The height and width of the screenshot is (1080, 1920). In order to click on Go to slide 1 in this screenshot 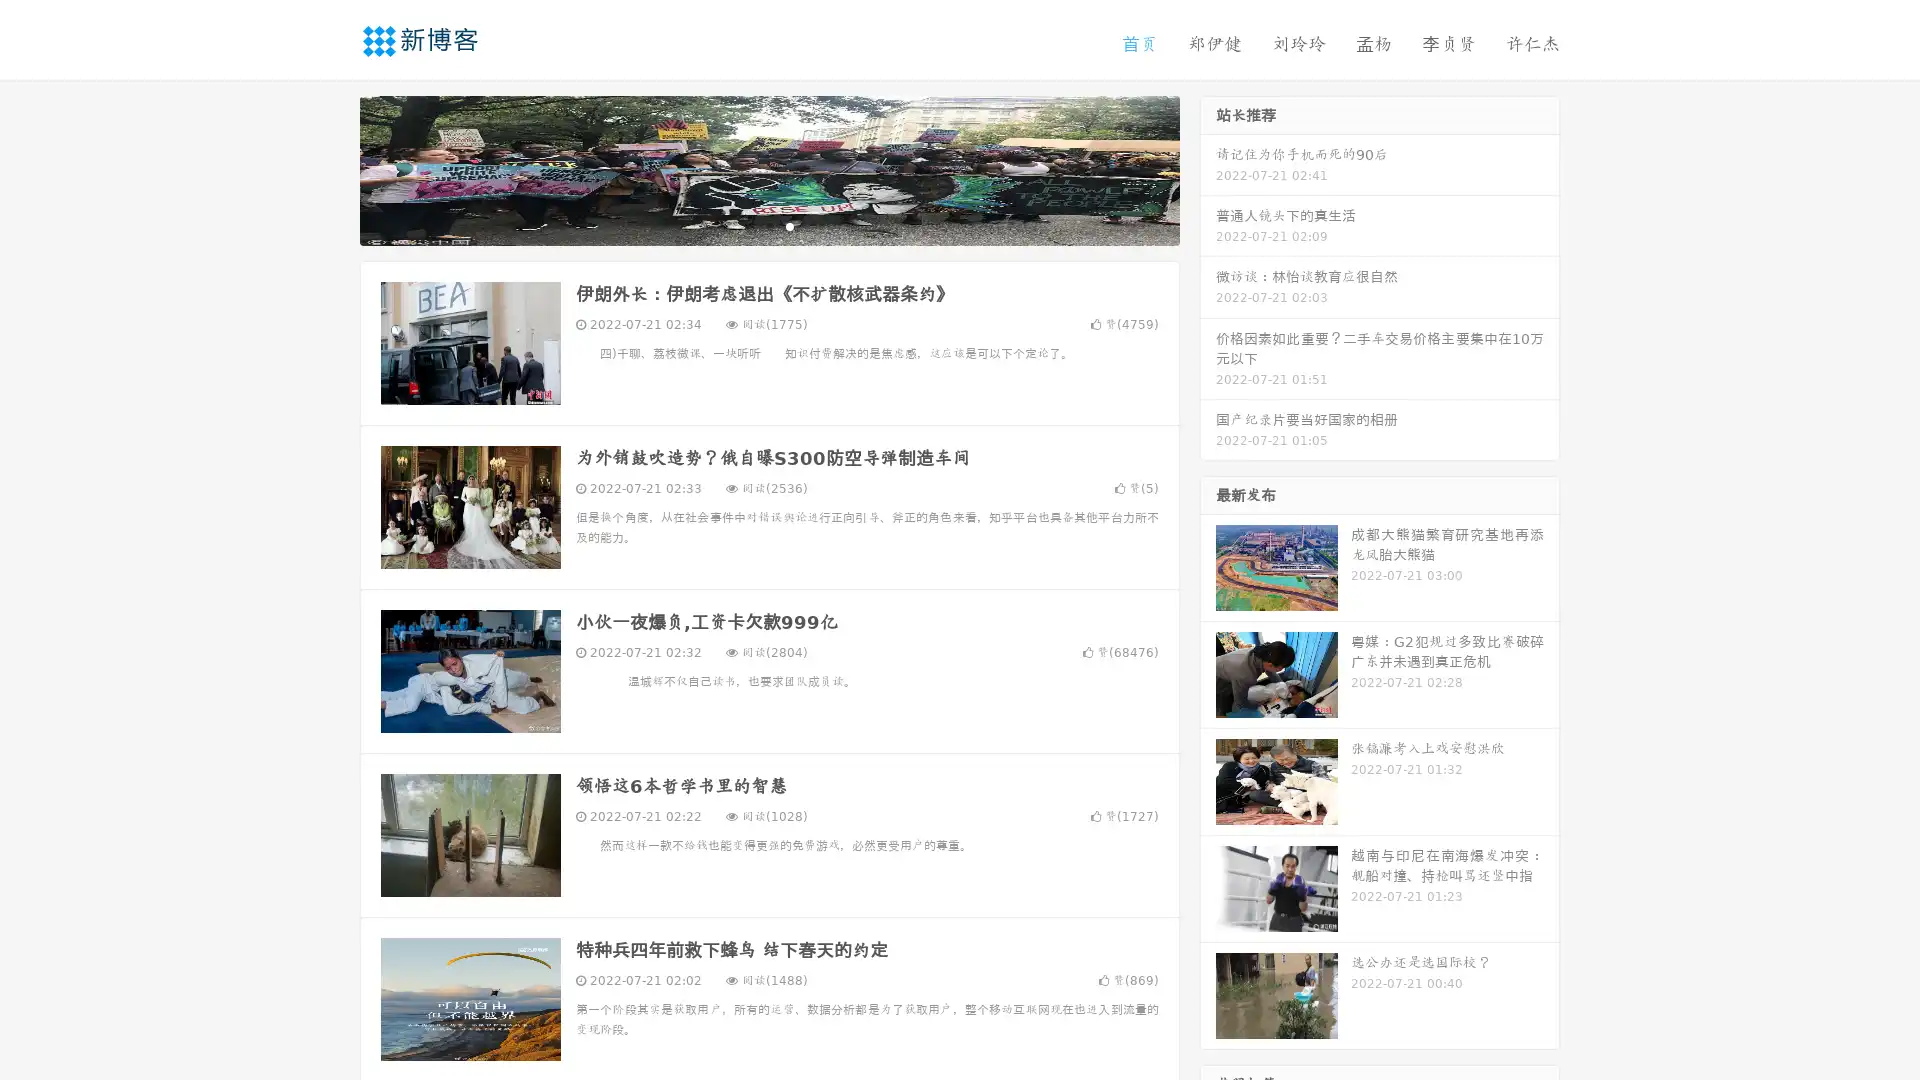, I will do `click(748, 225)`.